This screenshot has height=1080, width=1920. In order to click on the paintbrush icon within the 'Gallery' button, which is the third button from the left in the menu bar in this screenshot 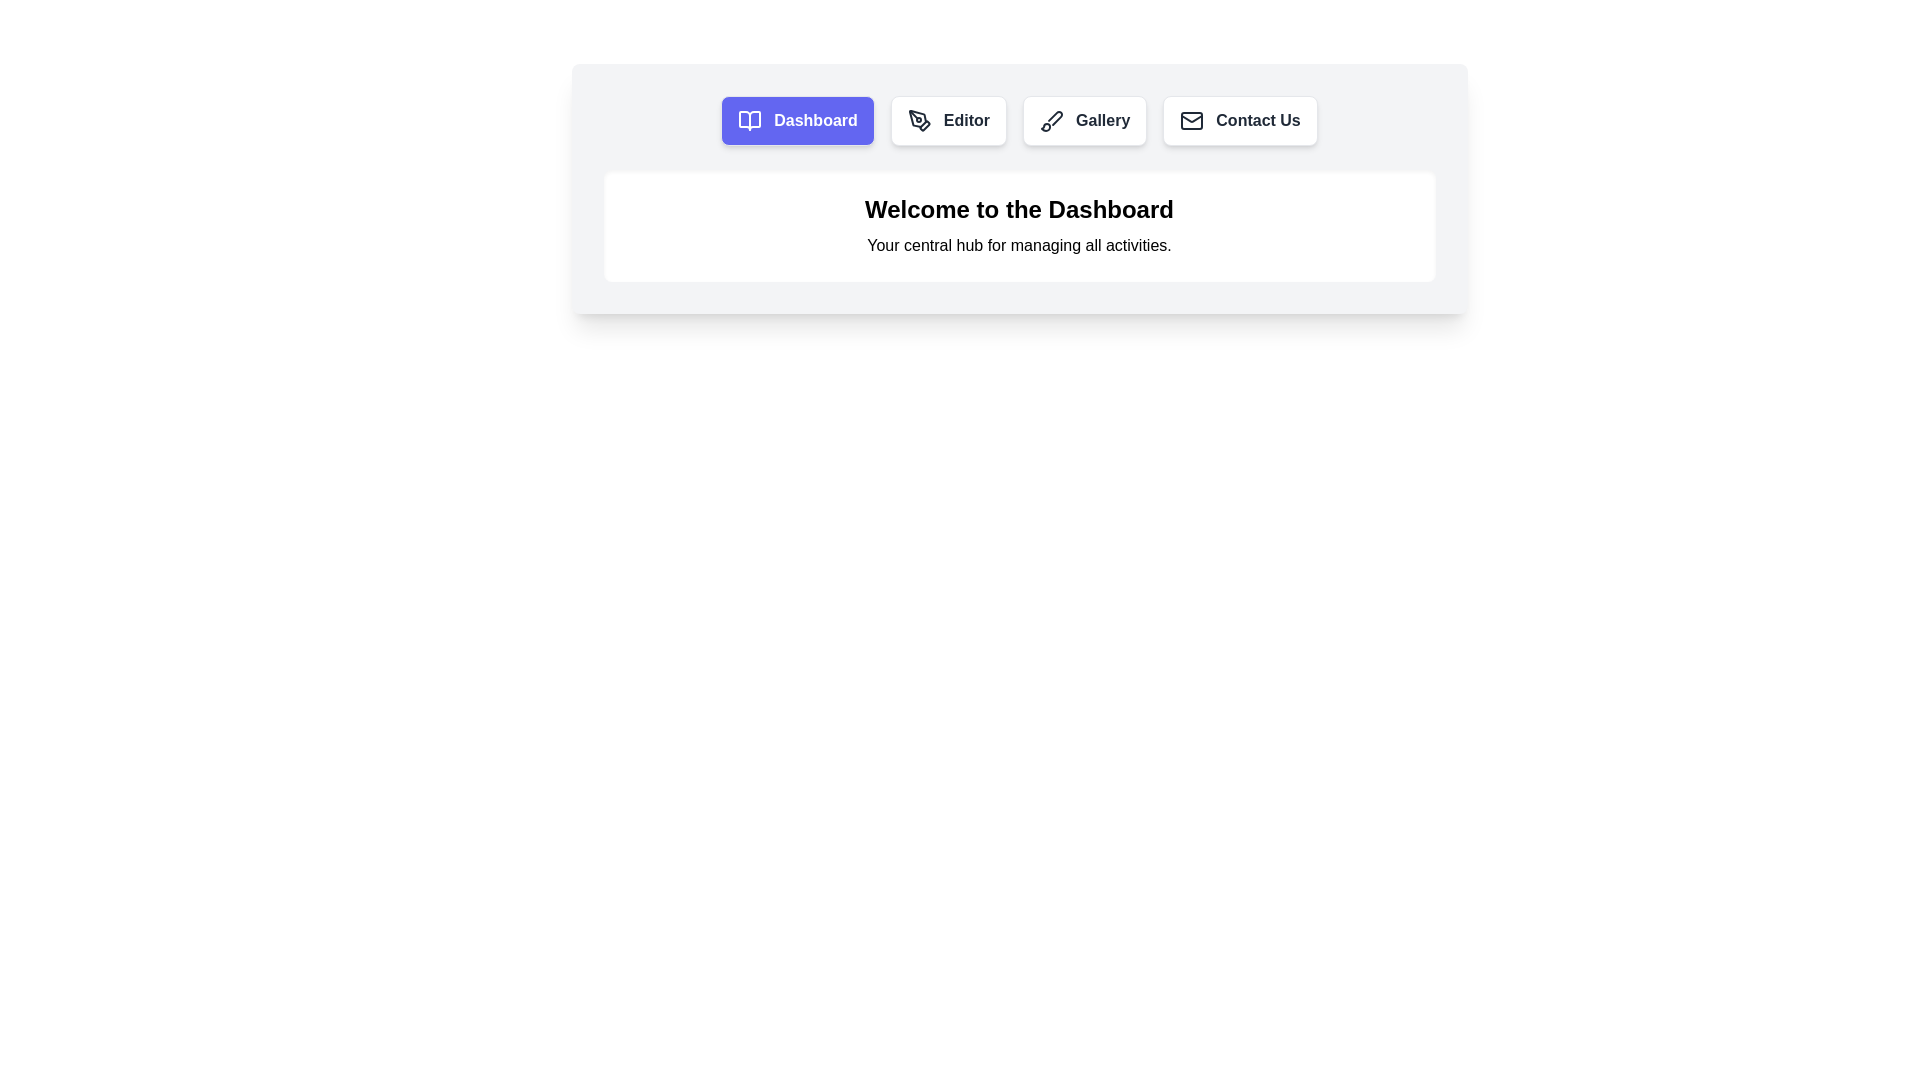, I will do `click(1050, 120)`.